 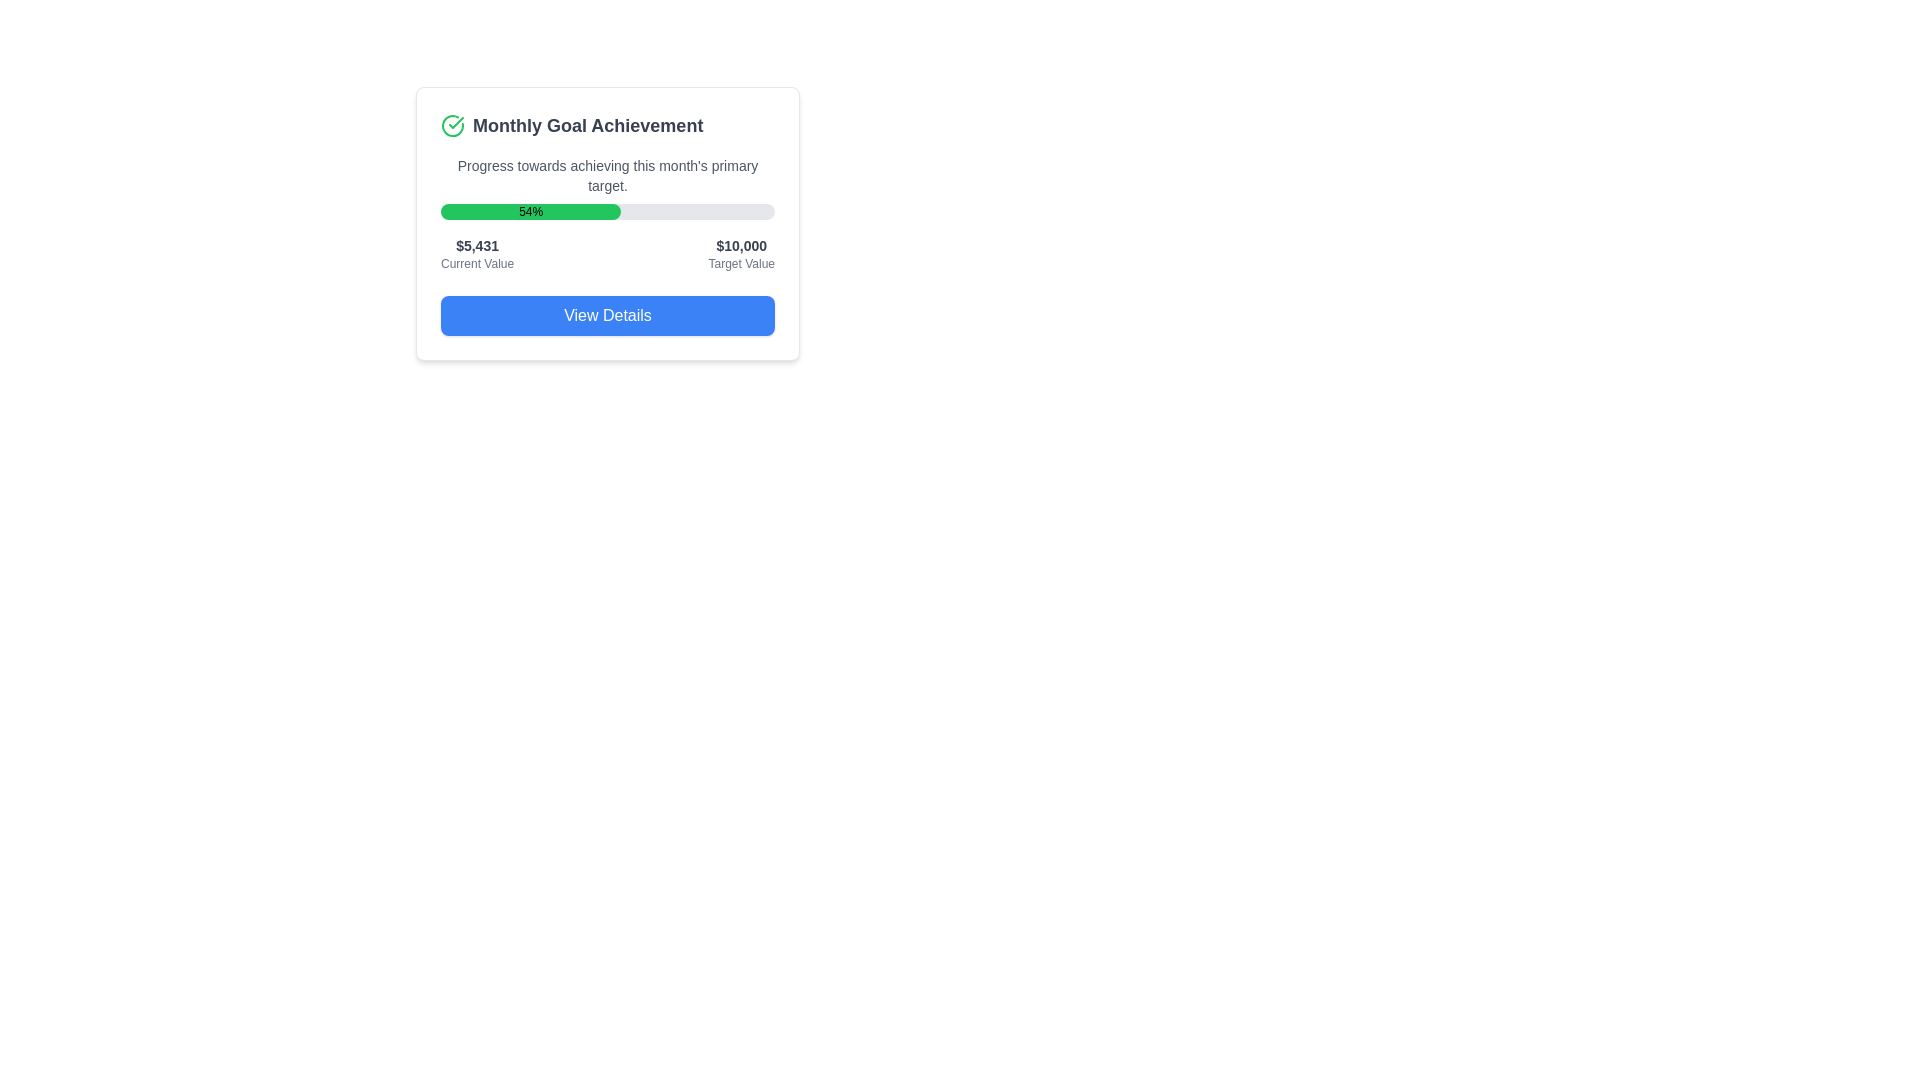 I want to click on the Progress metric display showing Current Value of '$5,431' and Target Value of '$10,000' within the 'Monthly Goal Achievement' card, so click(x=607, y=253).